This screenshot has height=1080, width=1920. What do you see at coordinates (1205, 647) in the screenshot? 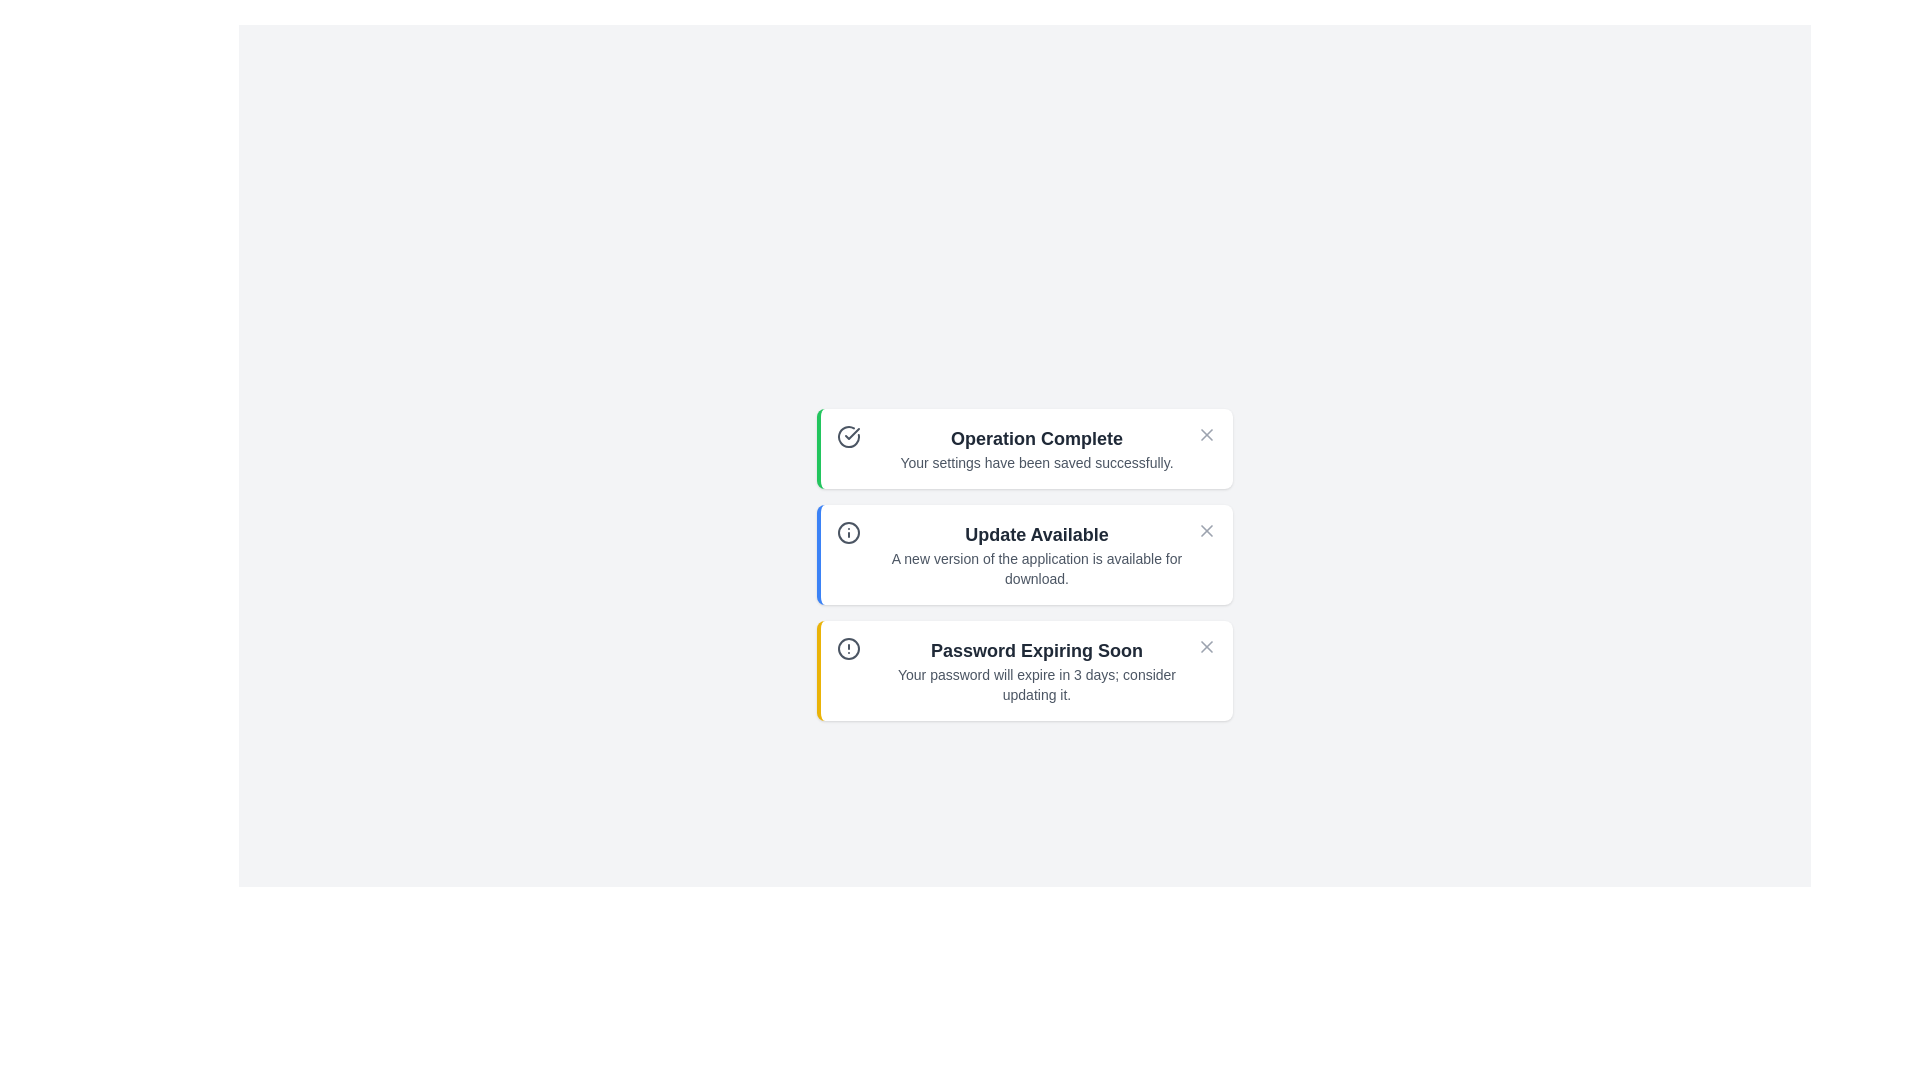
I see `the close button icon located in the bottom-right corner of the third notification panel that displays the message 'Password Expiring Soon.'` at bounding box center [1205, 647].